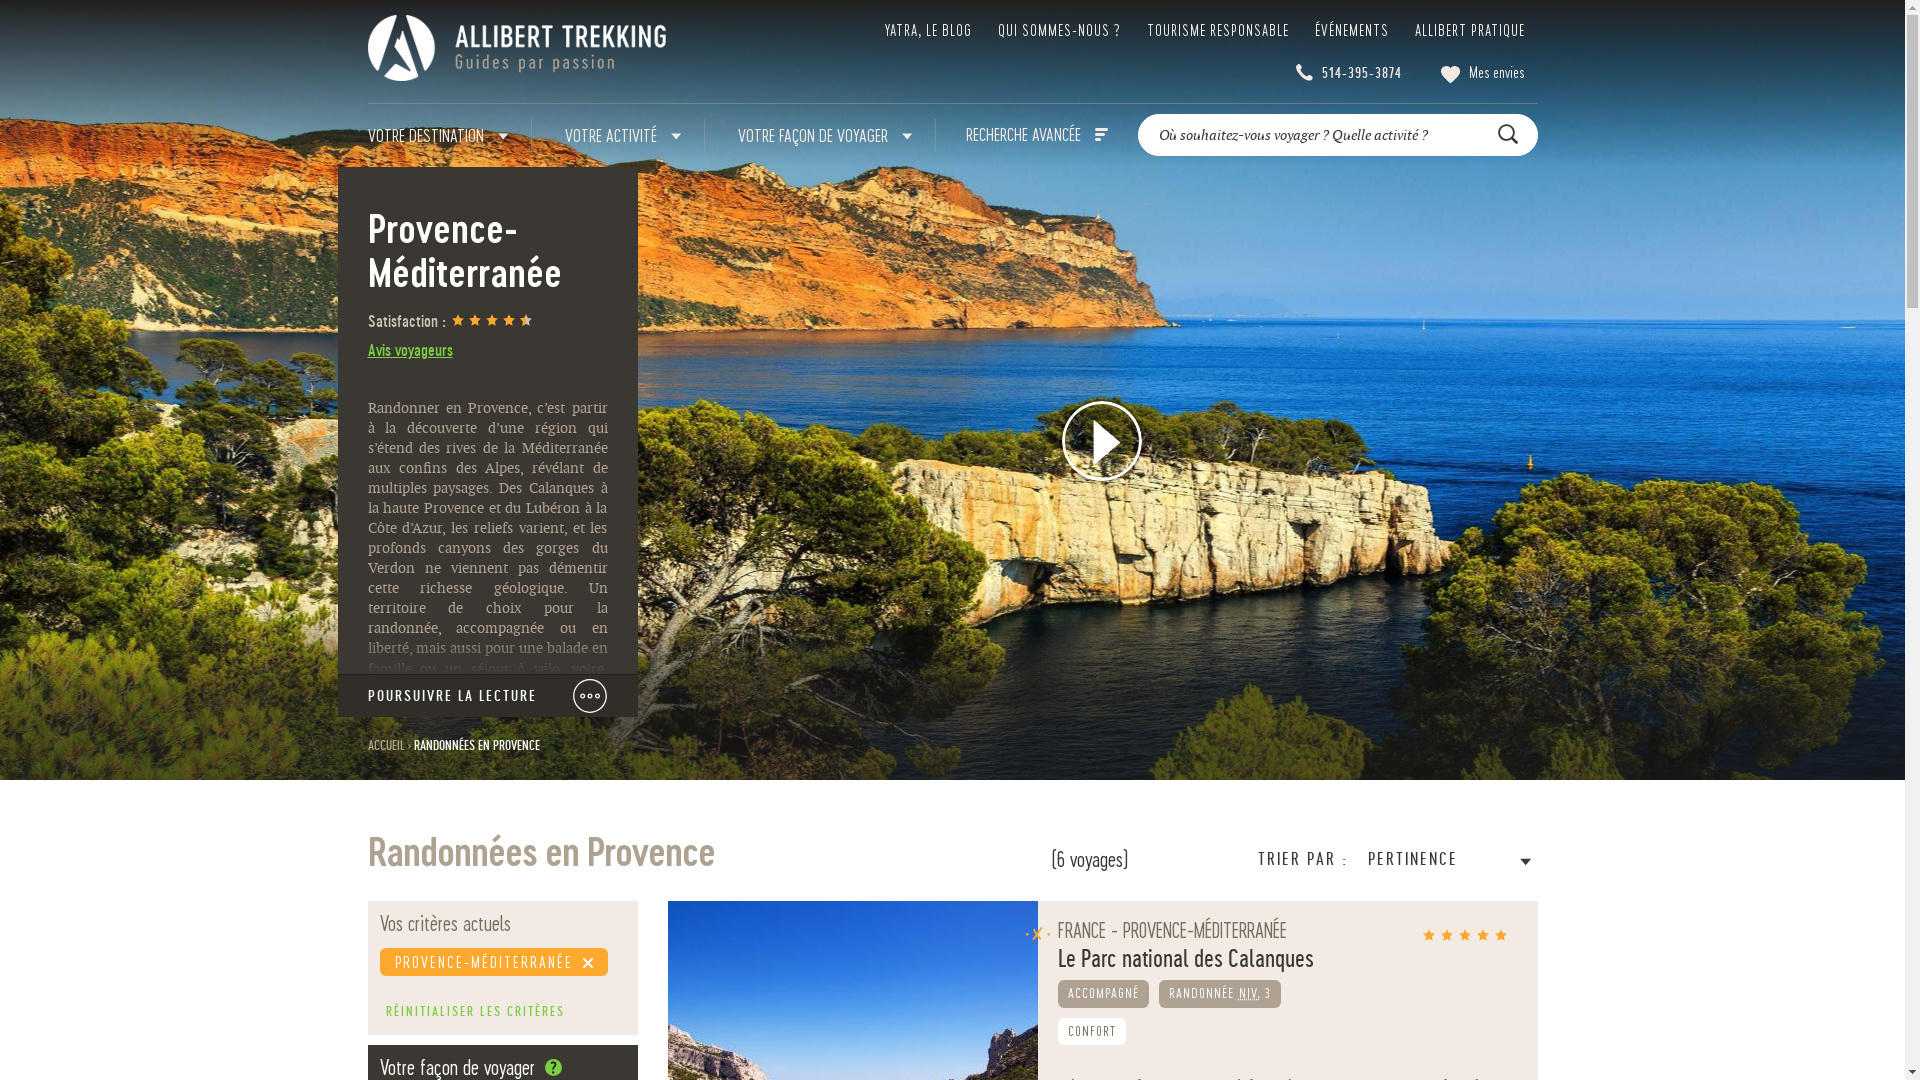 The height and width of the screenshot is (1080, 1920). Describe the element at coordinates (489, 321) in the screenshot. I see `'Satisfaction : 94% - Sur 324 voyageurs'` at that location.